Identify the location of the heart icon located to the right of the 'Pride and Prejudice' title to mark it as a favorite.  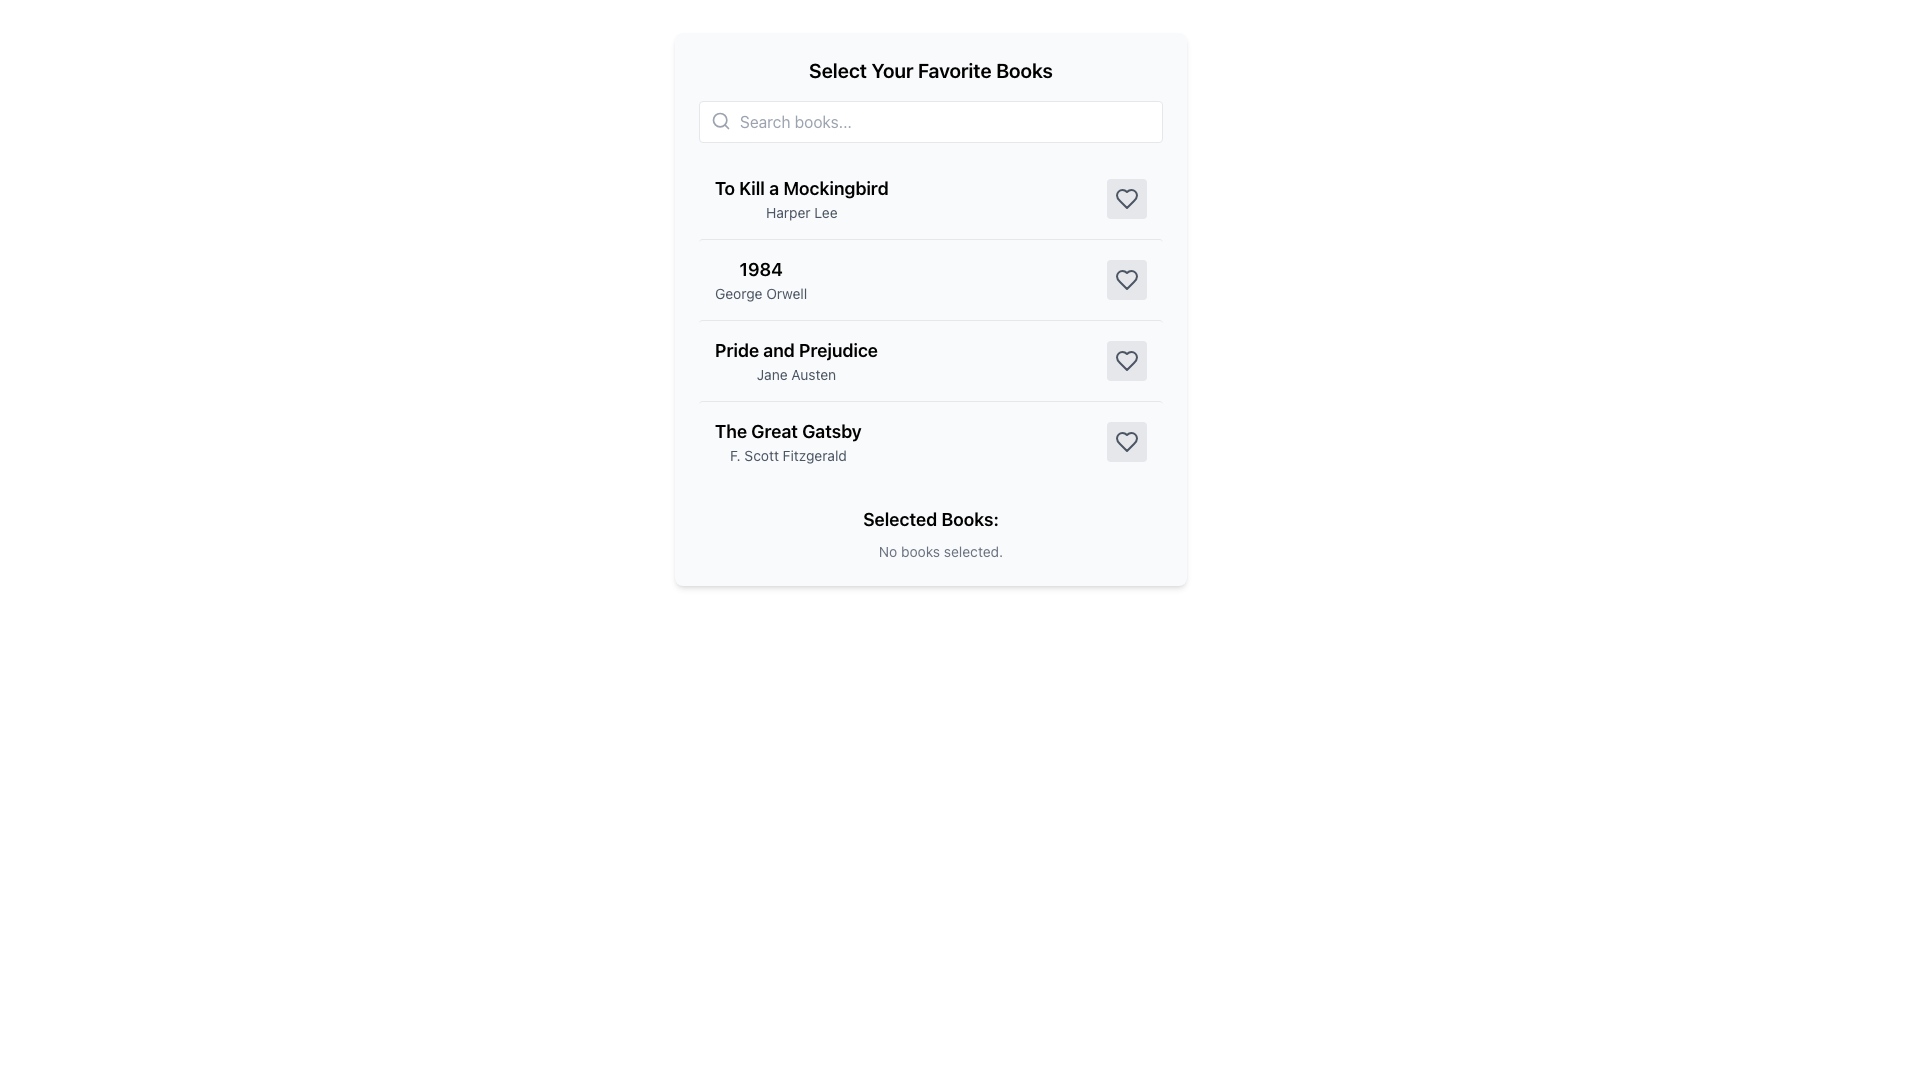
(1127, 361).